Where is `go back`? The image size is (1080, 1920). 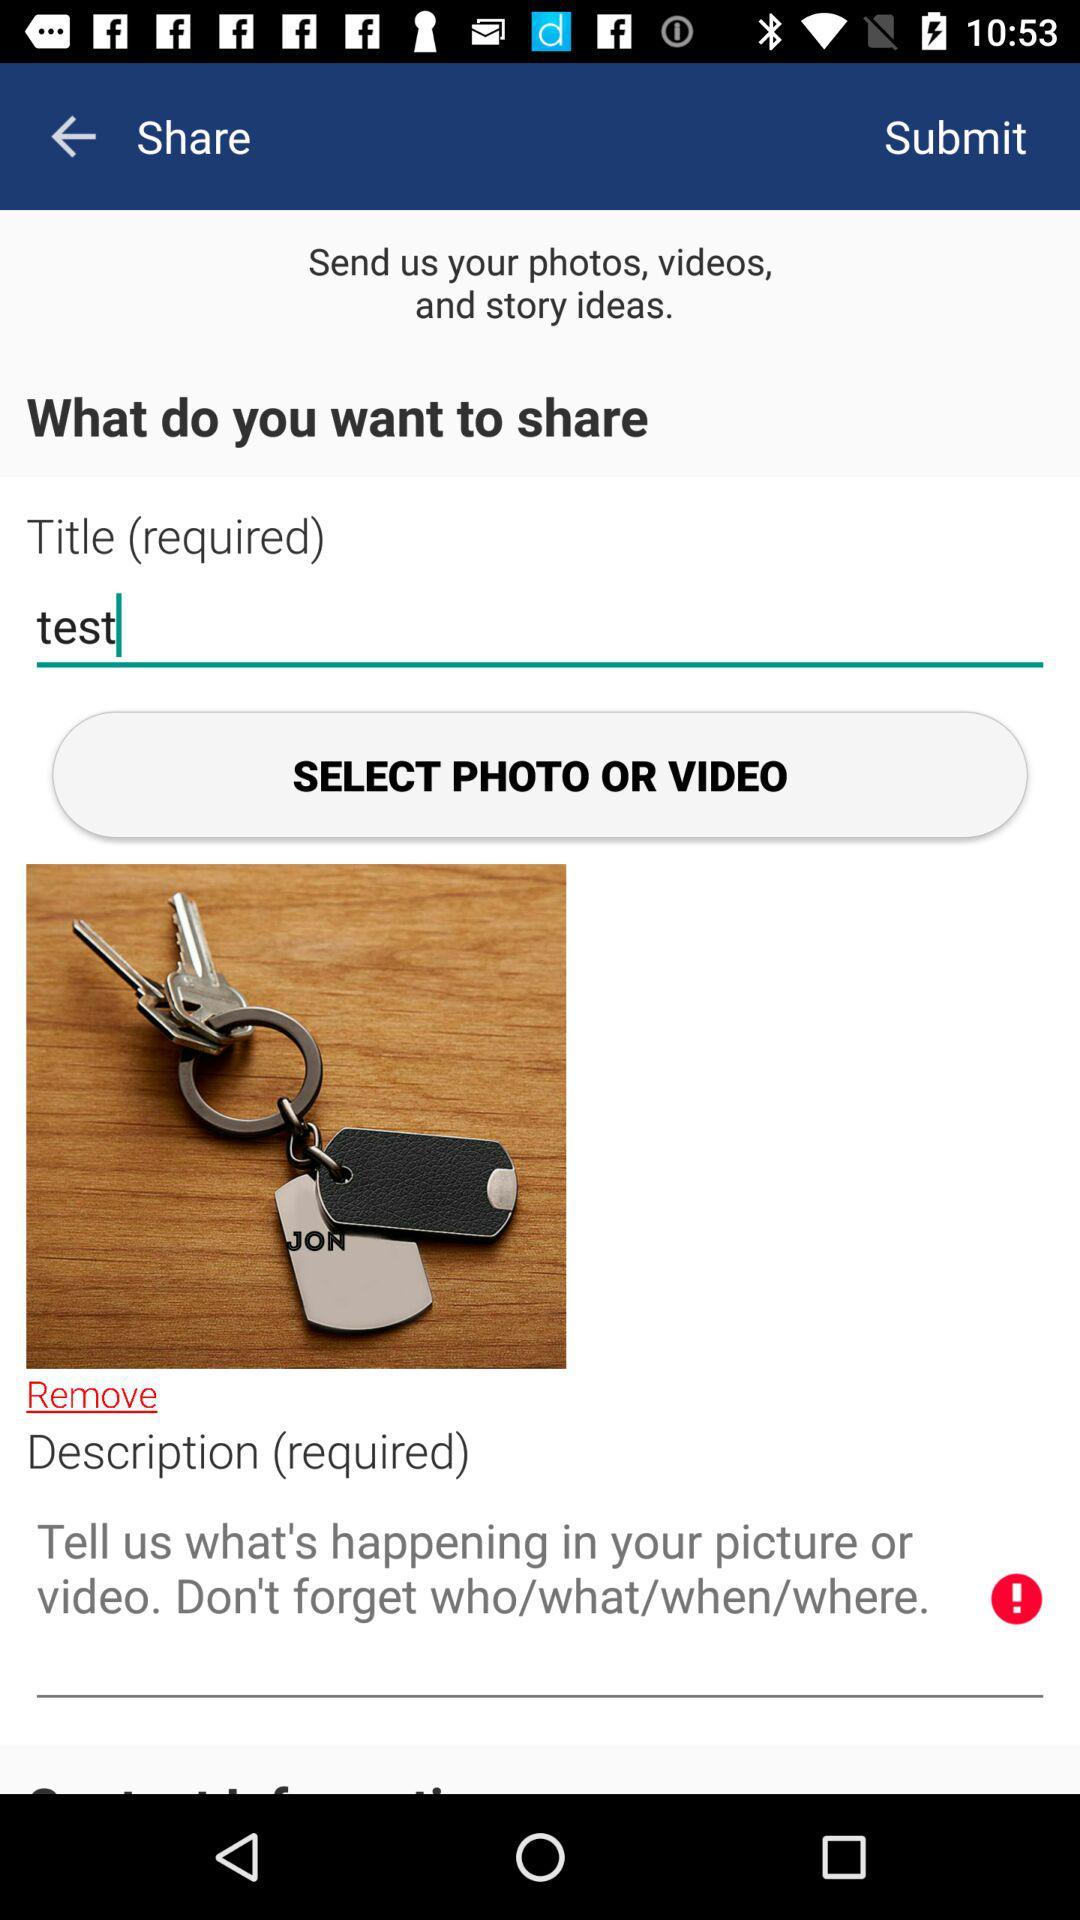 go back is located at coordinates (72, 135).